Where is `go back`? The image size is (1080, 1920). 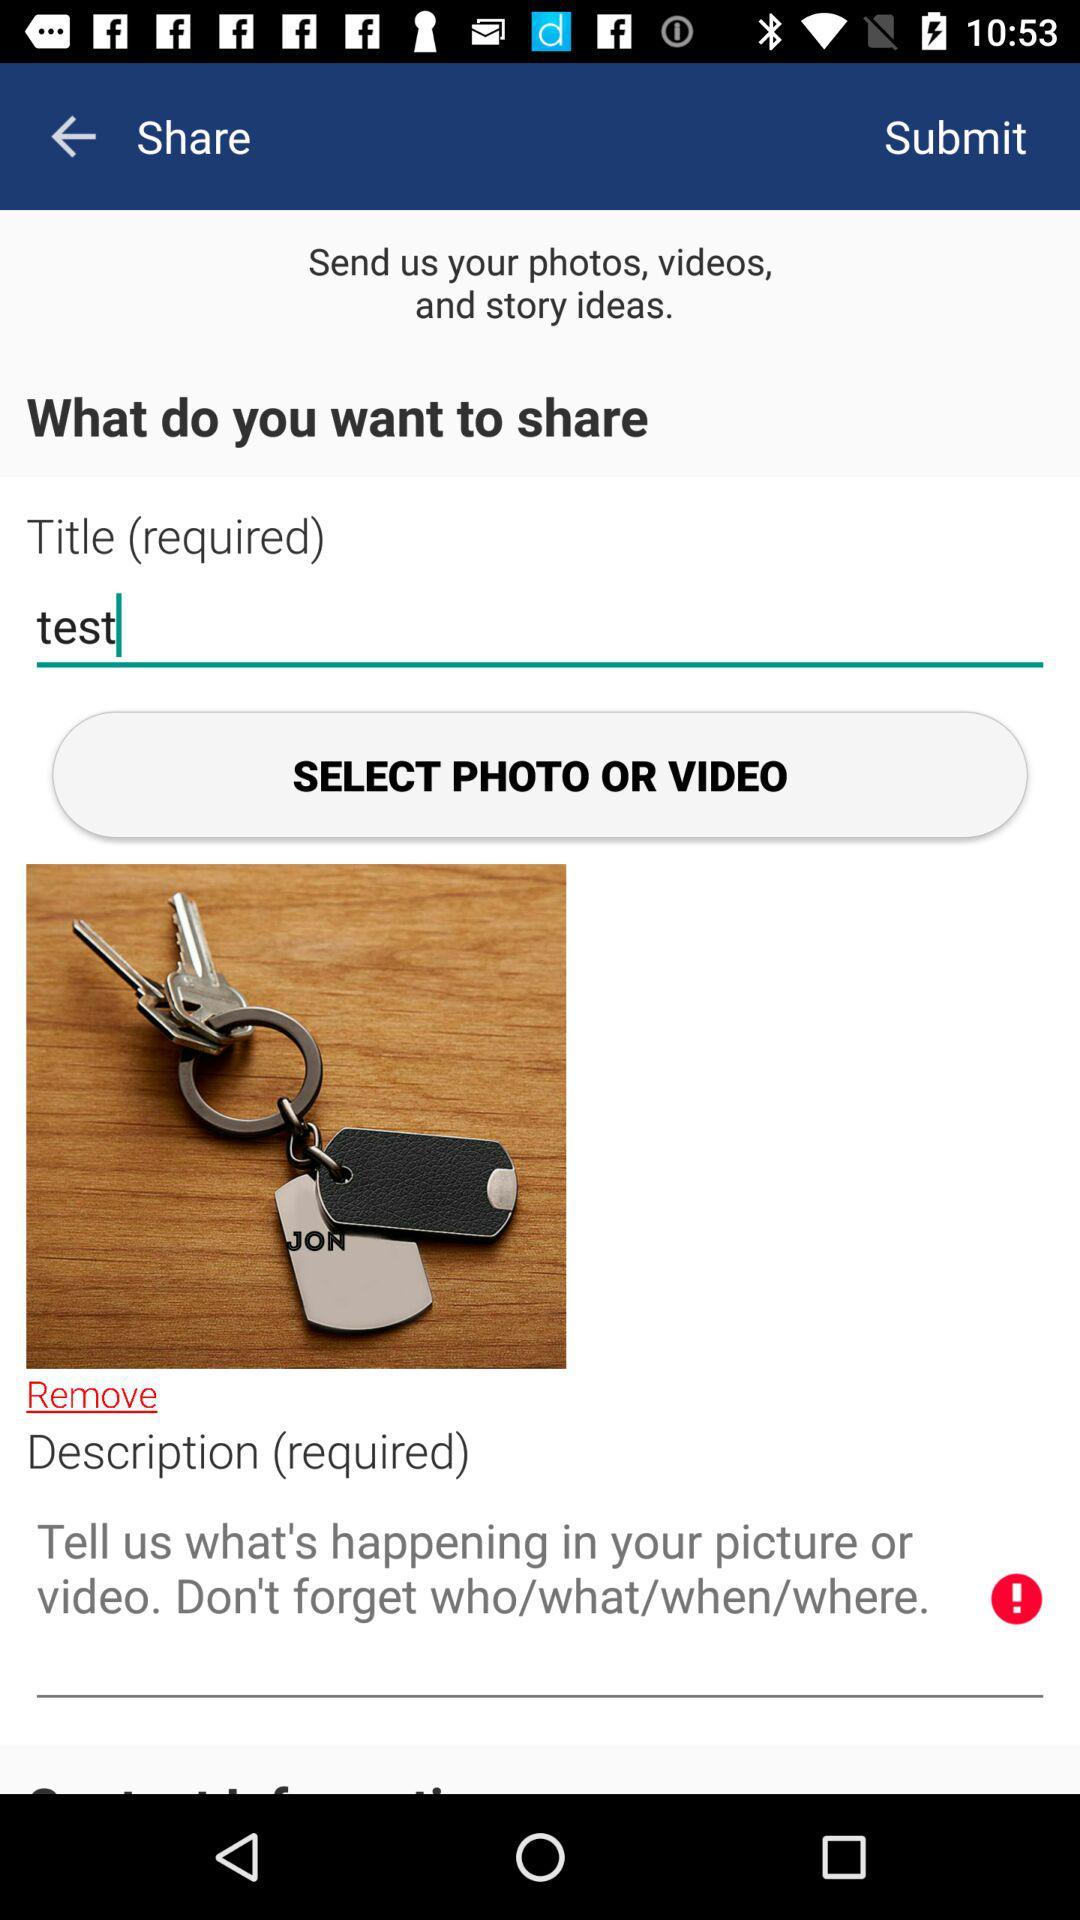 go back is located at coordinates (72, 135).